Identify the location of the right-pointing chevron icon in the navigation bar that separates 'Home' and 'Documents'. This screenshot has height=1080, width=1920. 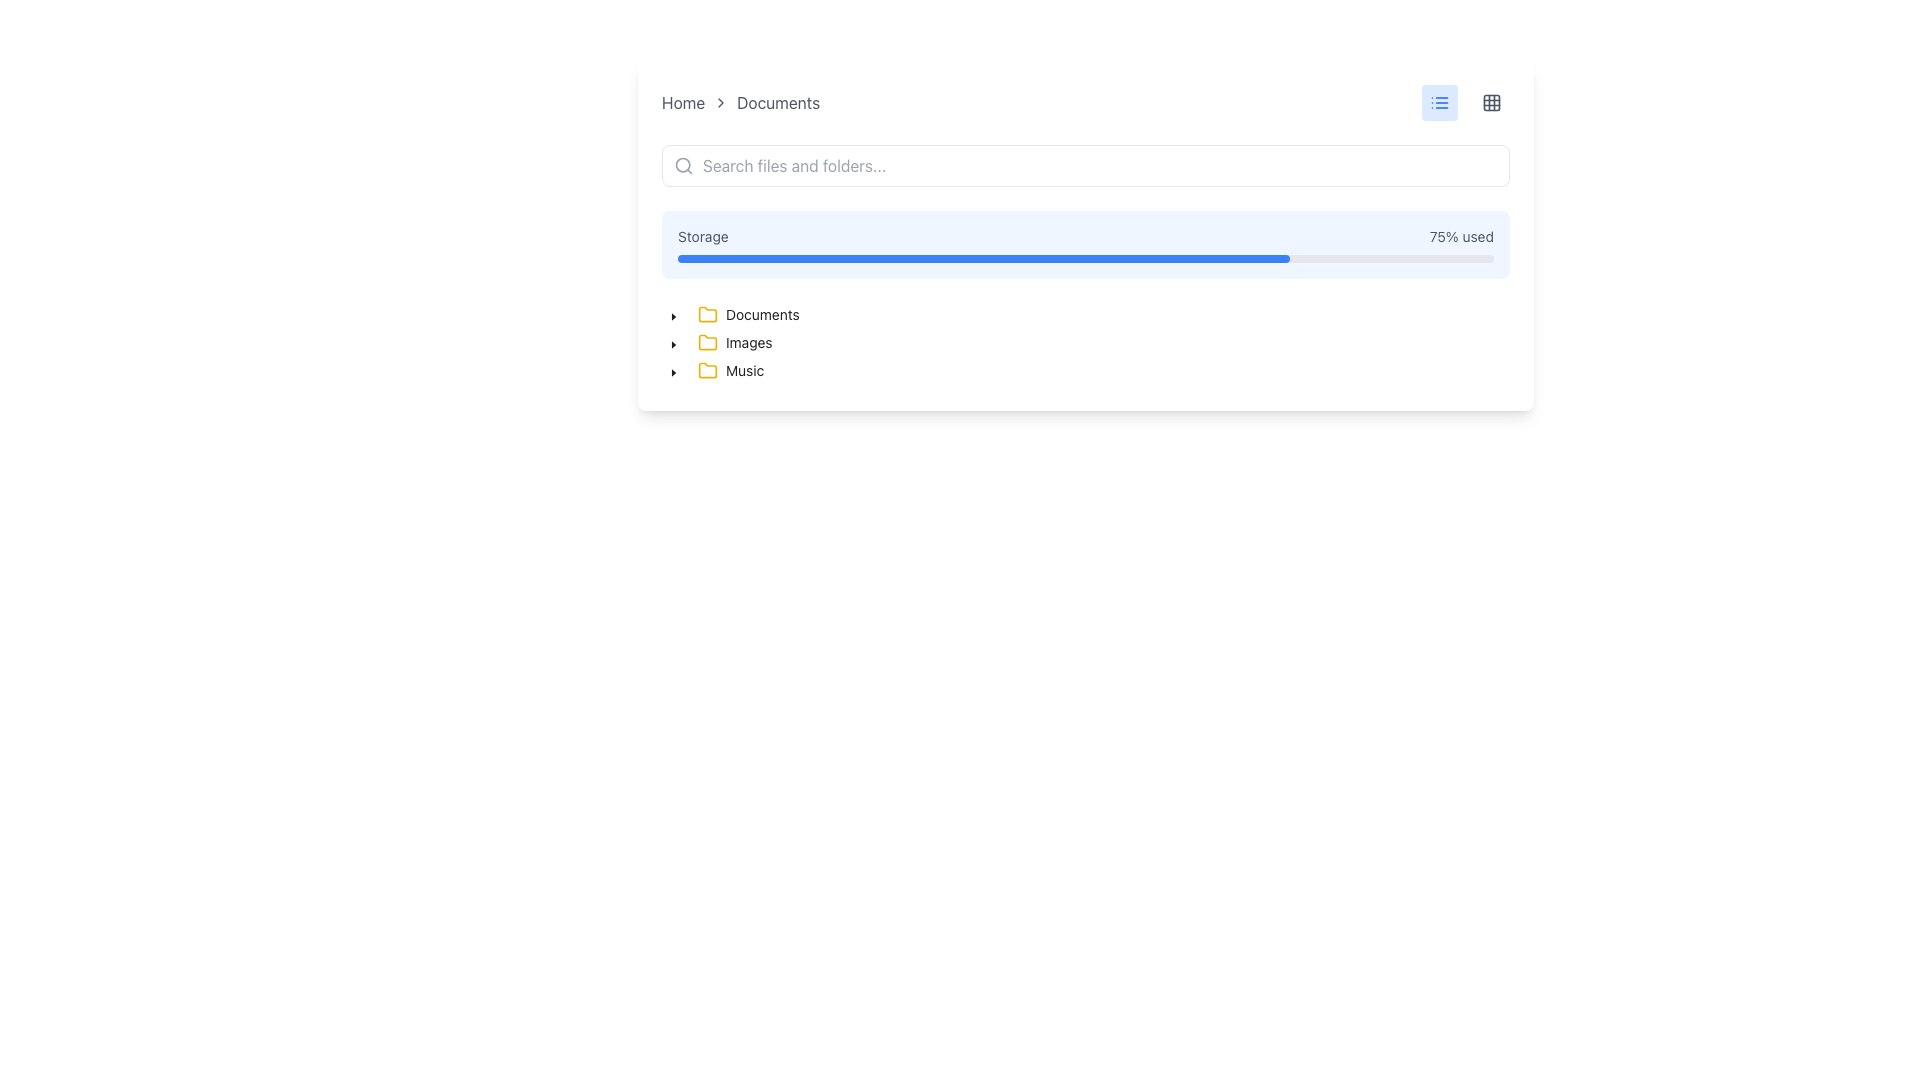
(720, 103).